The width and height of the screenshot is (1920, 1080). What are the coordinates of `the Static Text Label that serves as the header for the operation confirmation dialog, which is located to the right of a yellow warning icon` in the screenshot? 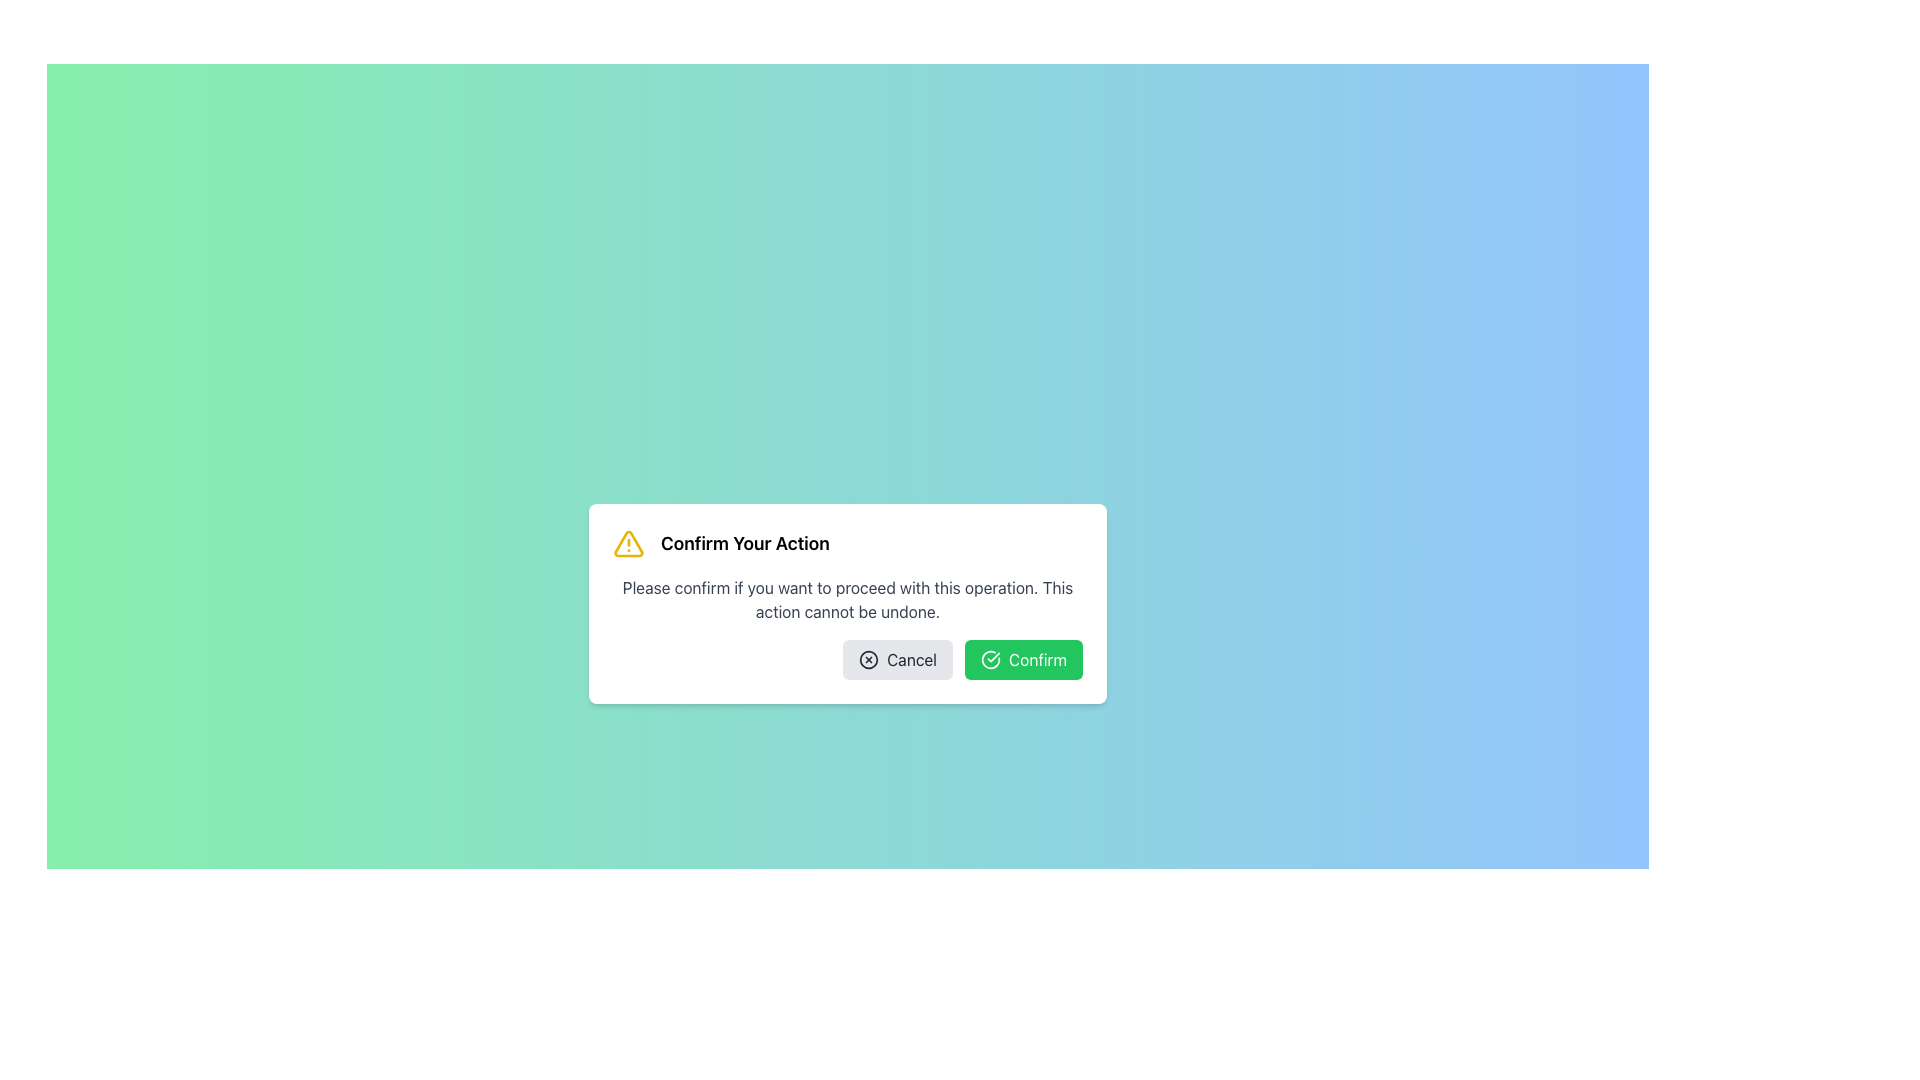 It's located at (744, 543).